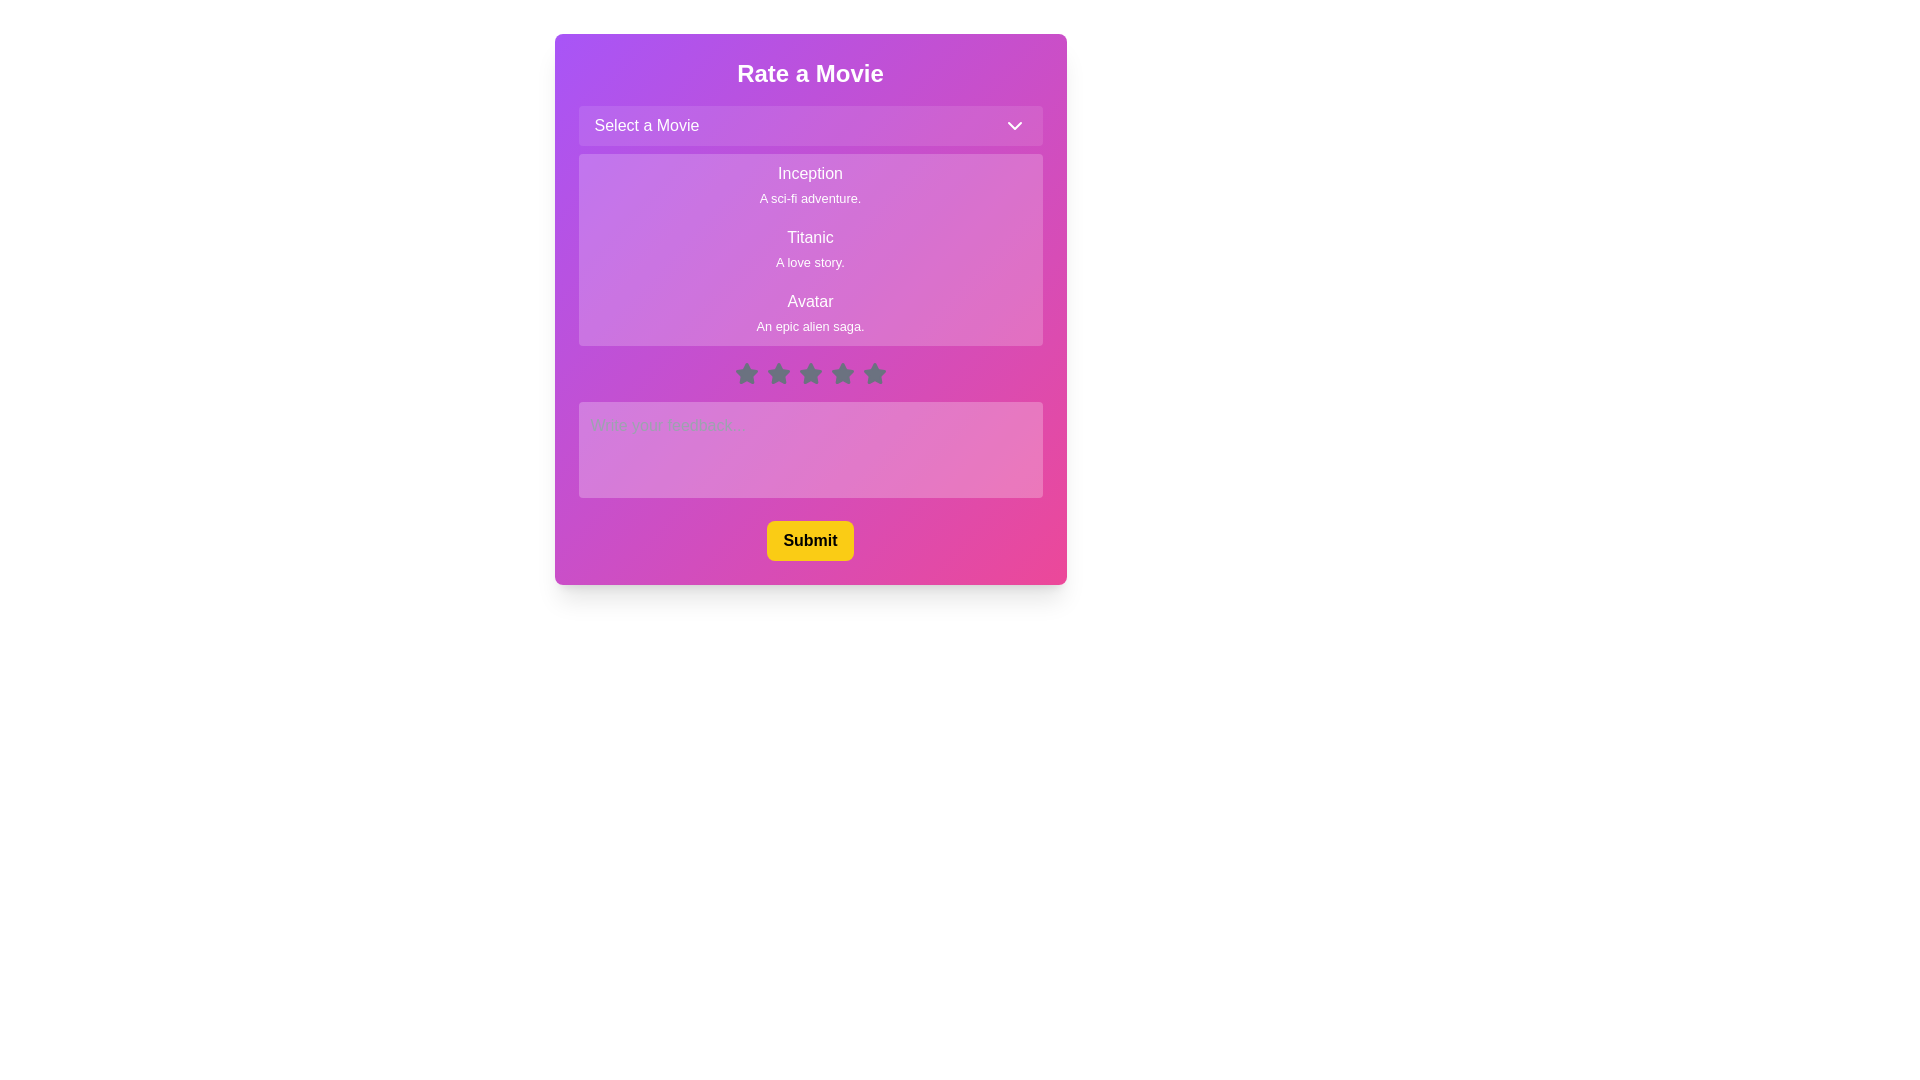 The image size is (1920, 1080). I want to click on the fifth dark gray star icon in the horizontal row of rating stars, positioned below the 'Write your feedback...' text input box and above the 'Submit' button, so click(874, 374).